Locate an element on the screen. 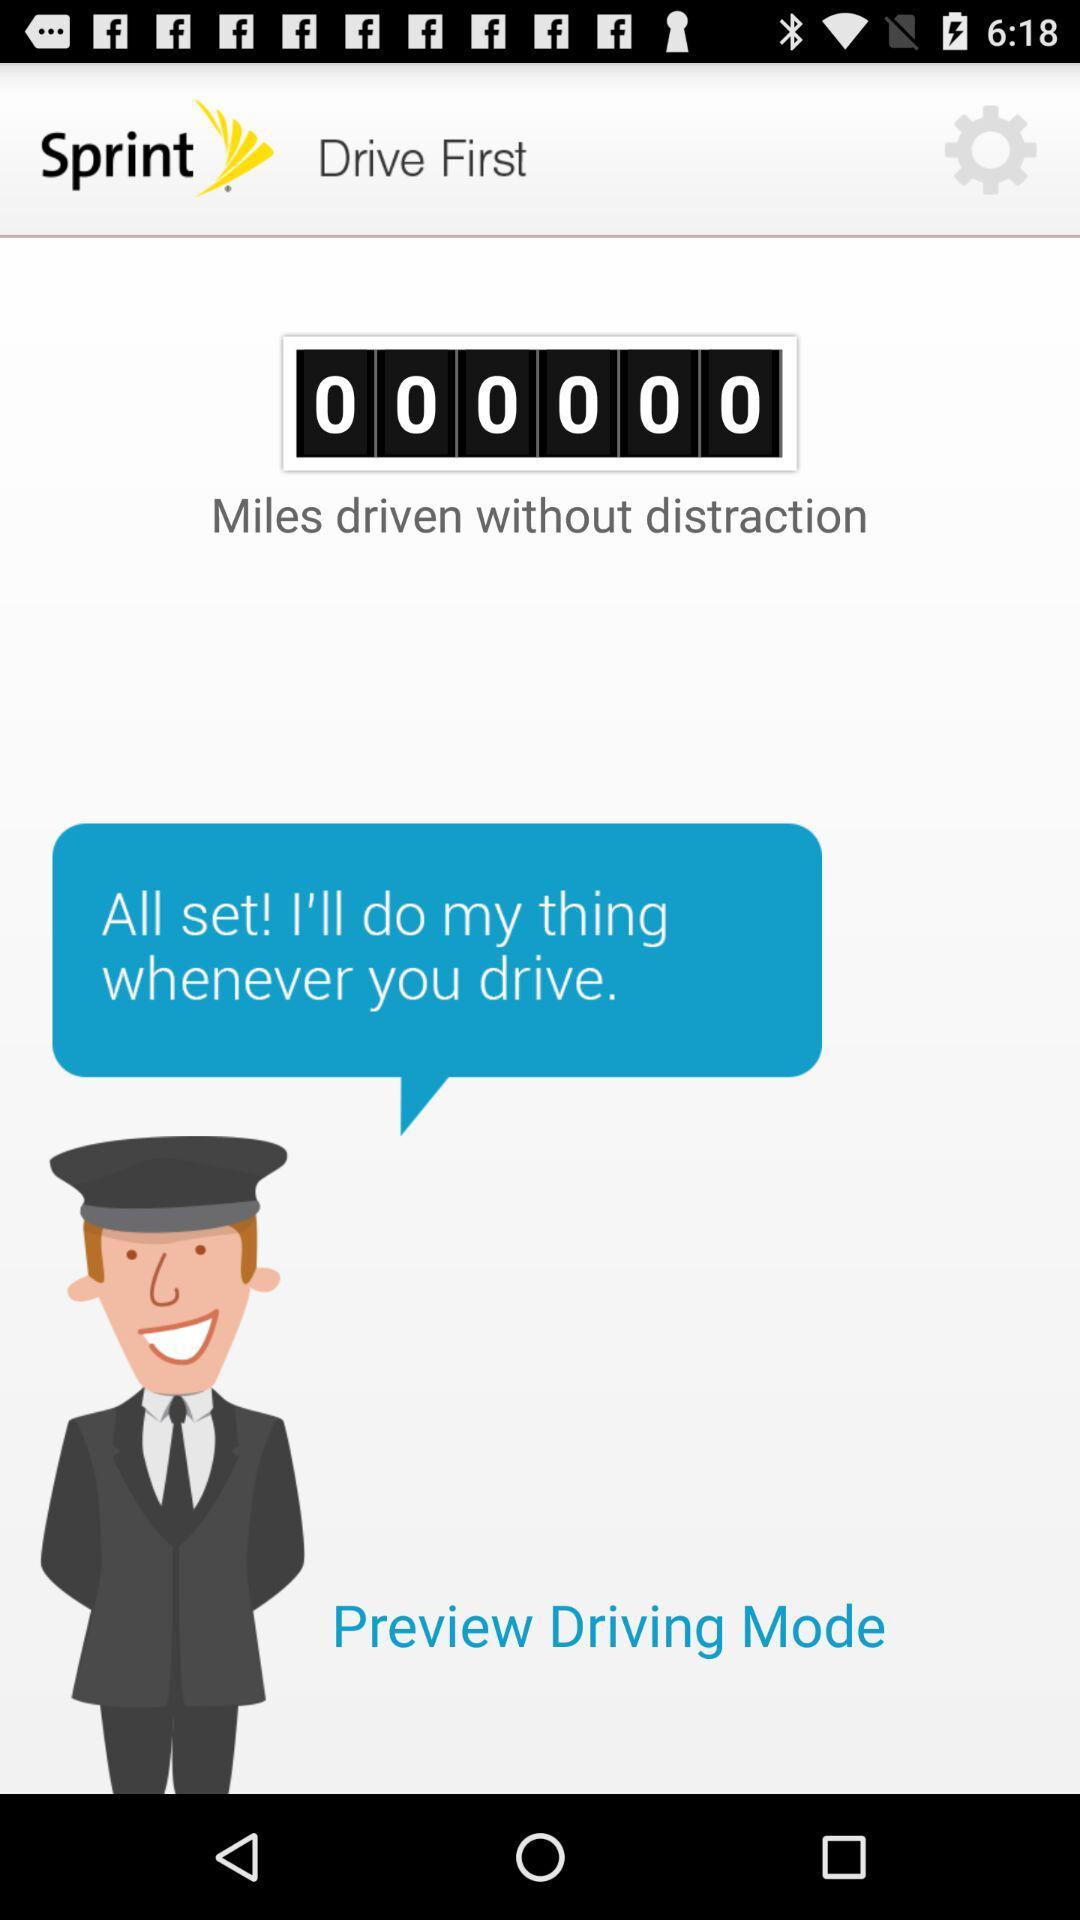  settings button menu is located at coordinates (990, 148).